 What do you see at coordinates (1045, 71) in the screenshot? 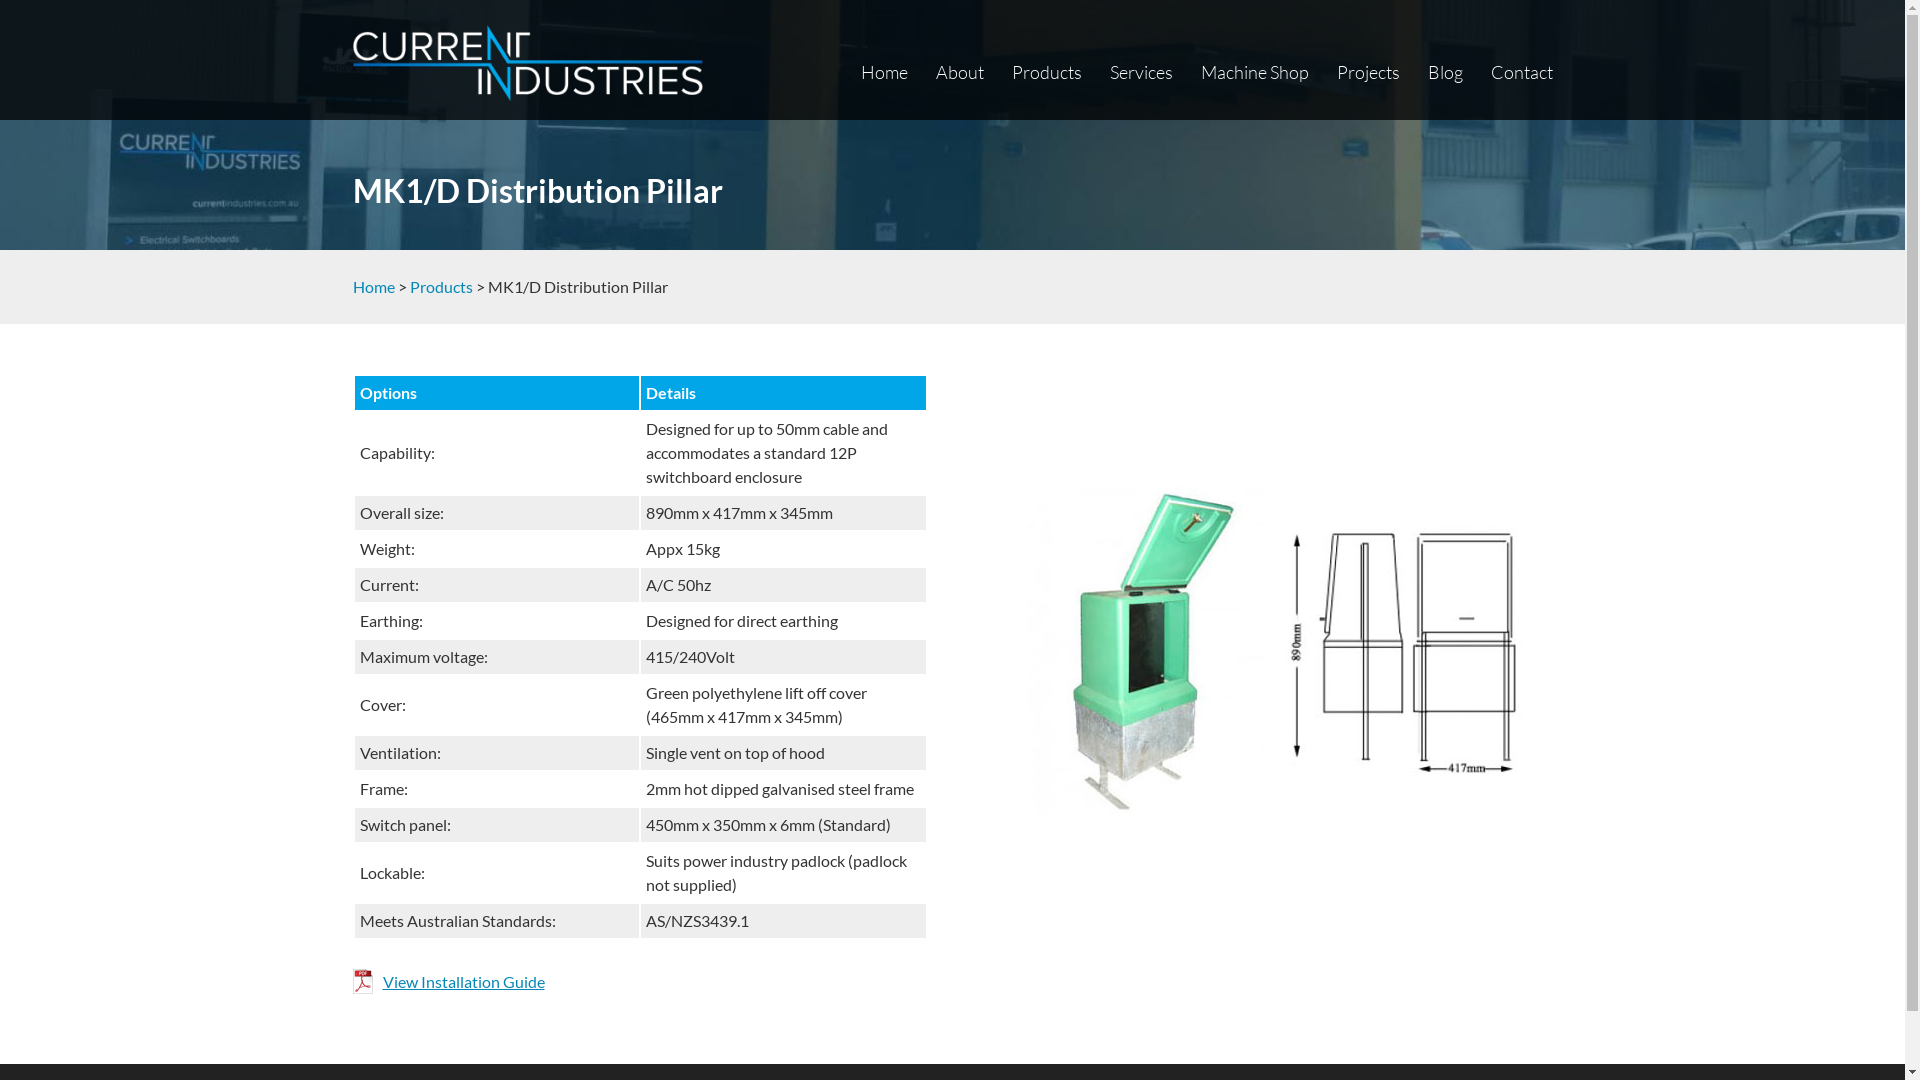
I see `'Products'` at bounding box center [1045, 71].